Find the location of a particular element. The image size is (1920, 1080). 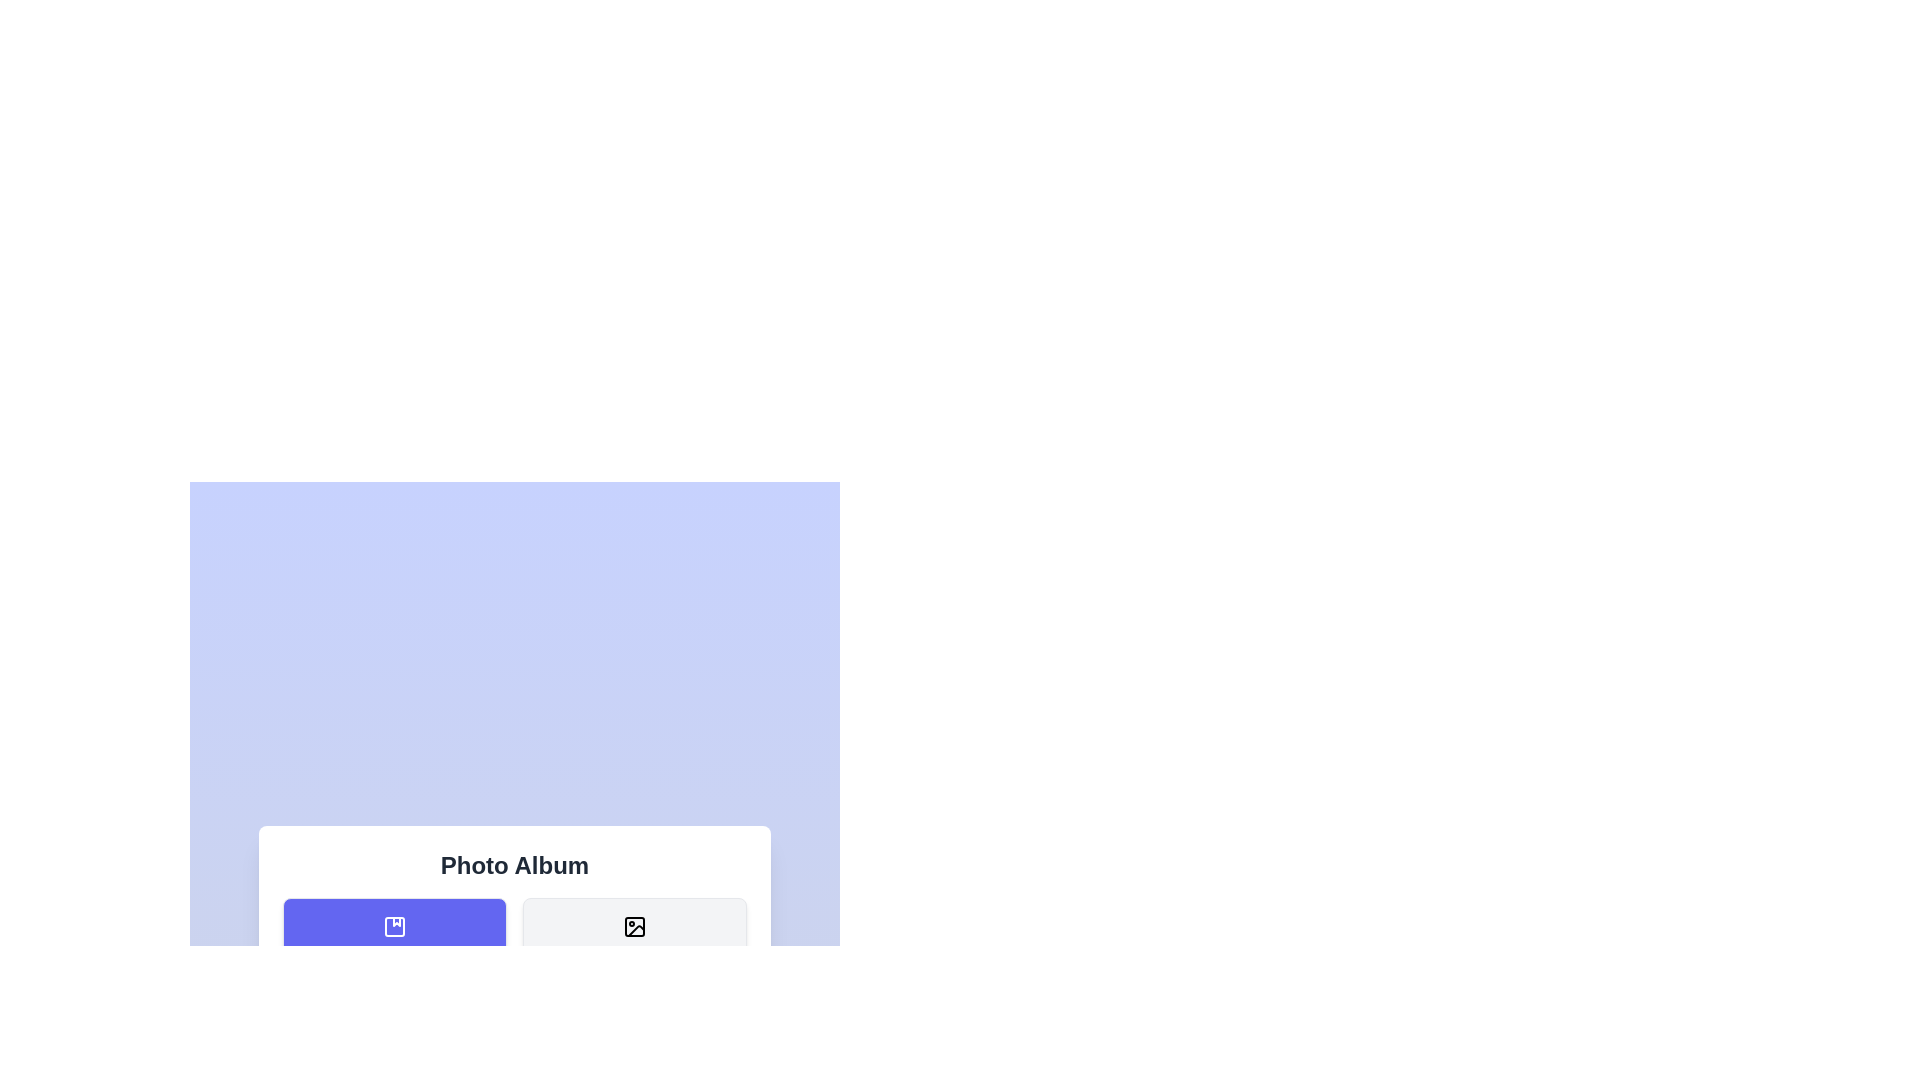

the menu button labeled Upload to view its hover effect is located at coordinates (394, 1041).